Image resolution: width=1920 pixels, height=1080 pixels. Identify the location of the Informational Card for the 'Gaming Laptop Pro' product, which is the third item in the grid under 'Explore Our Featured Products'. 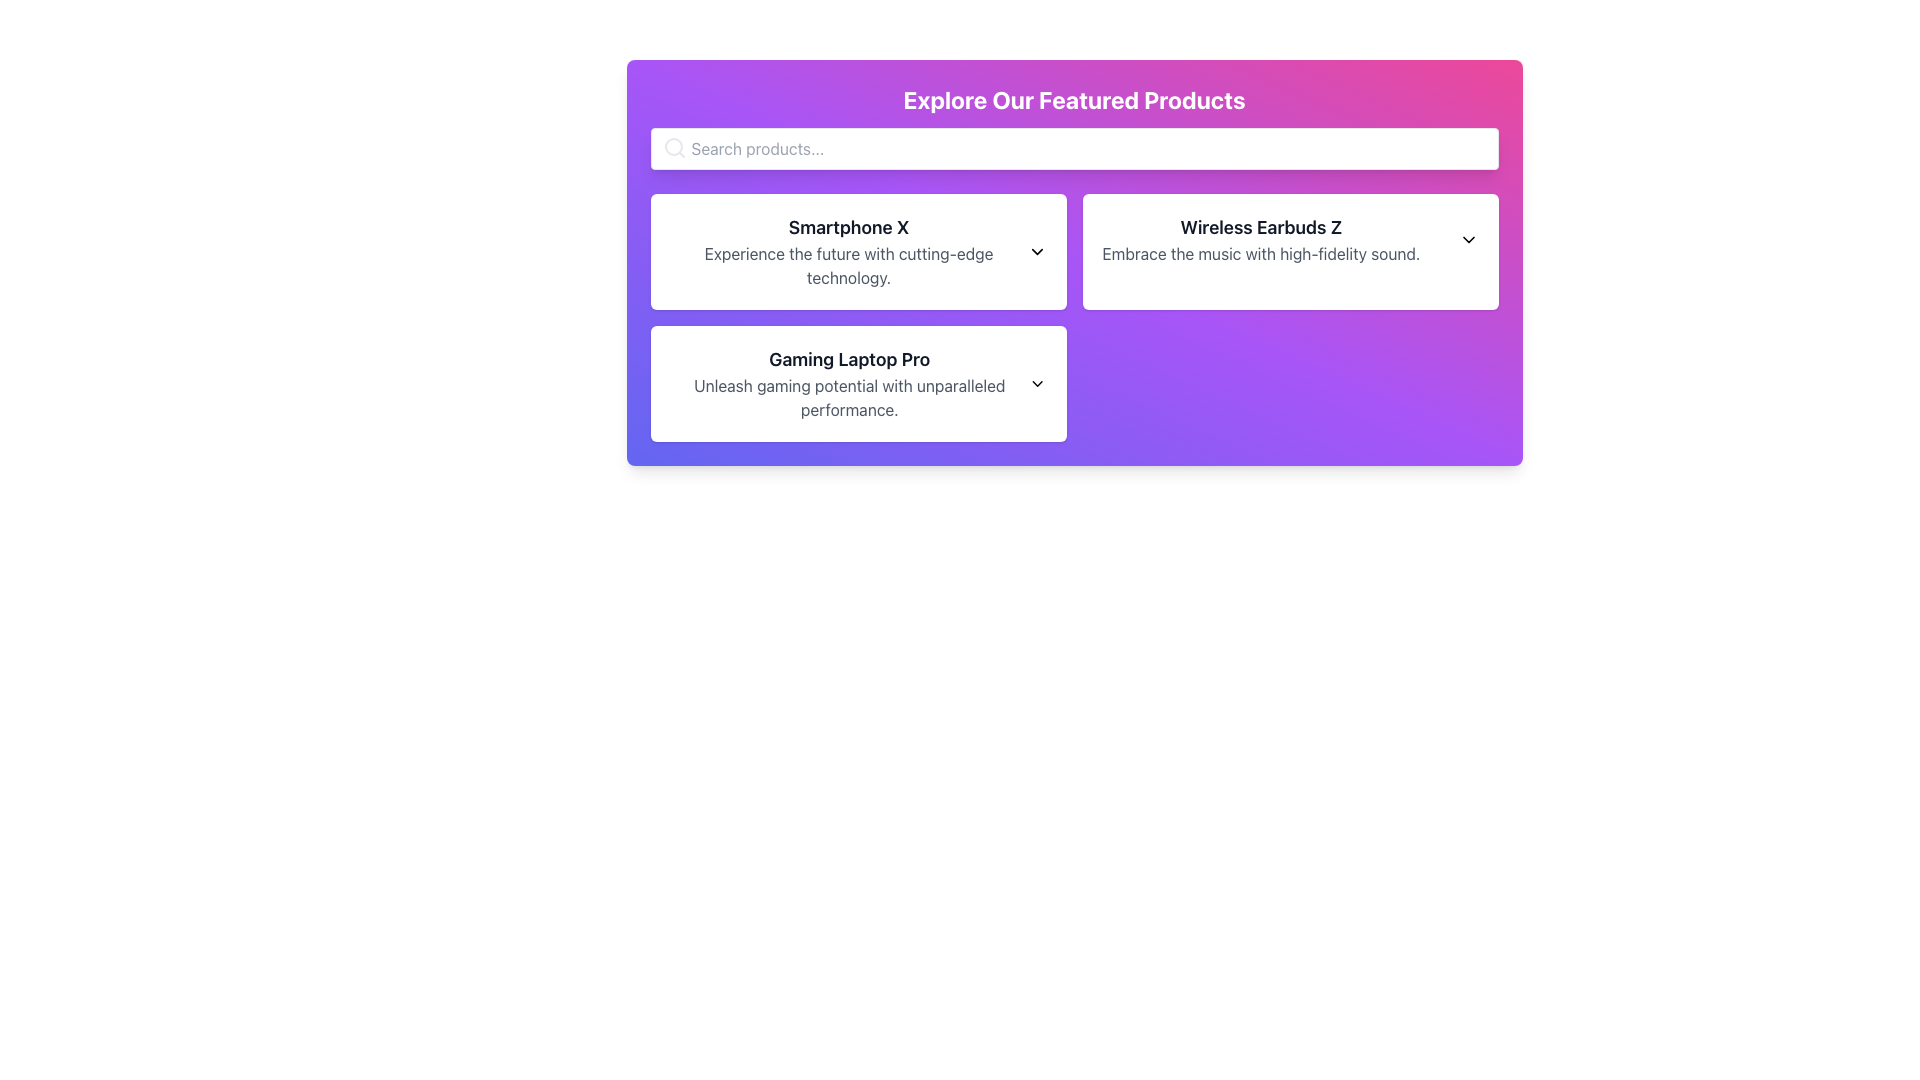
(858, 384).